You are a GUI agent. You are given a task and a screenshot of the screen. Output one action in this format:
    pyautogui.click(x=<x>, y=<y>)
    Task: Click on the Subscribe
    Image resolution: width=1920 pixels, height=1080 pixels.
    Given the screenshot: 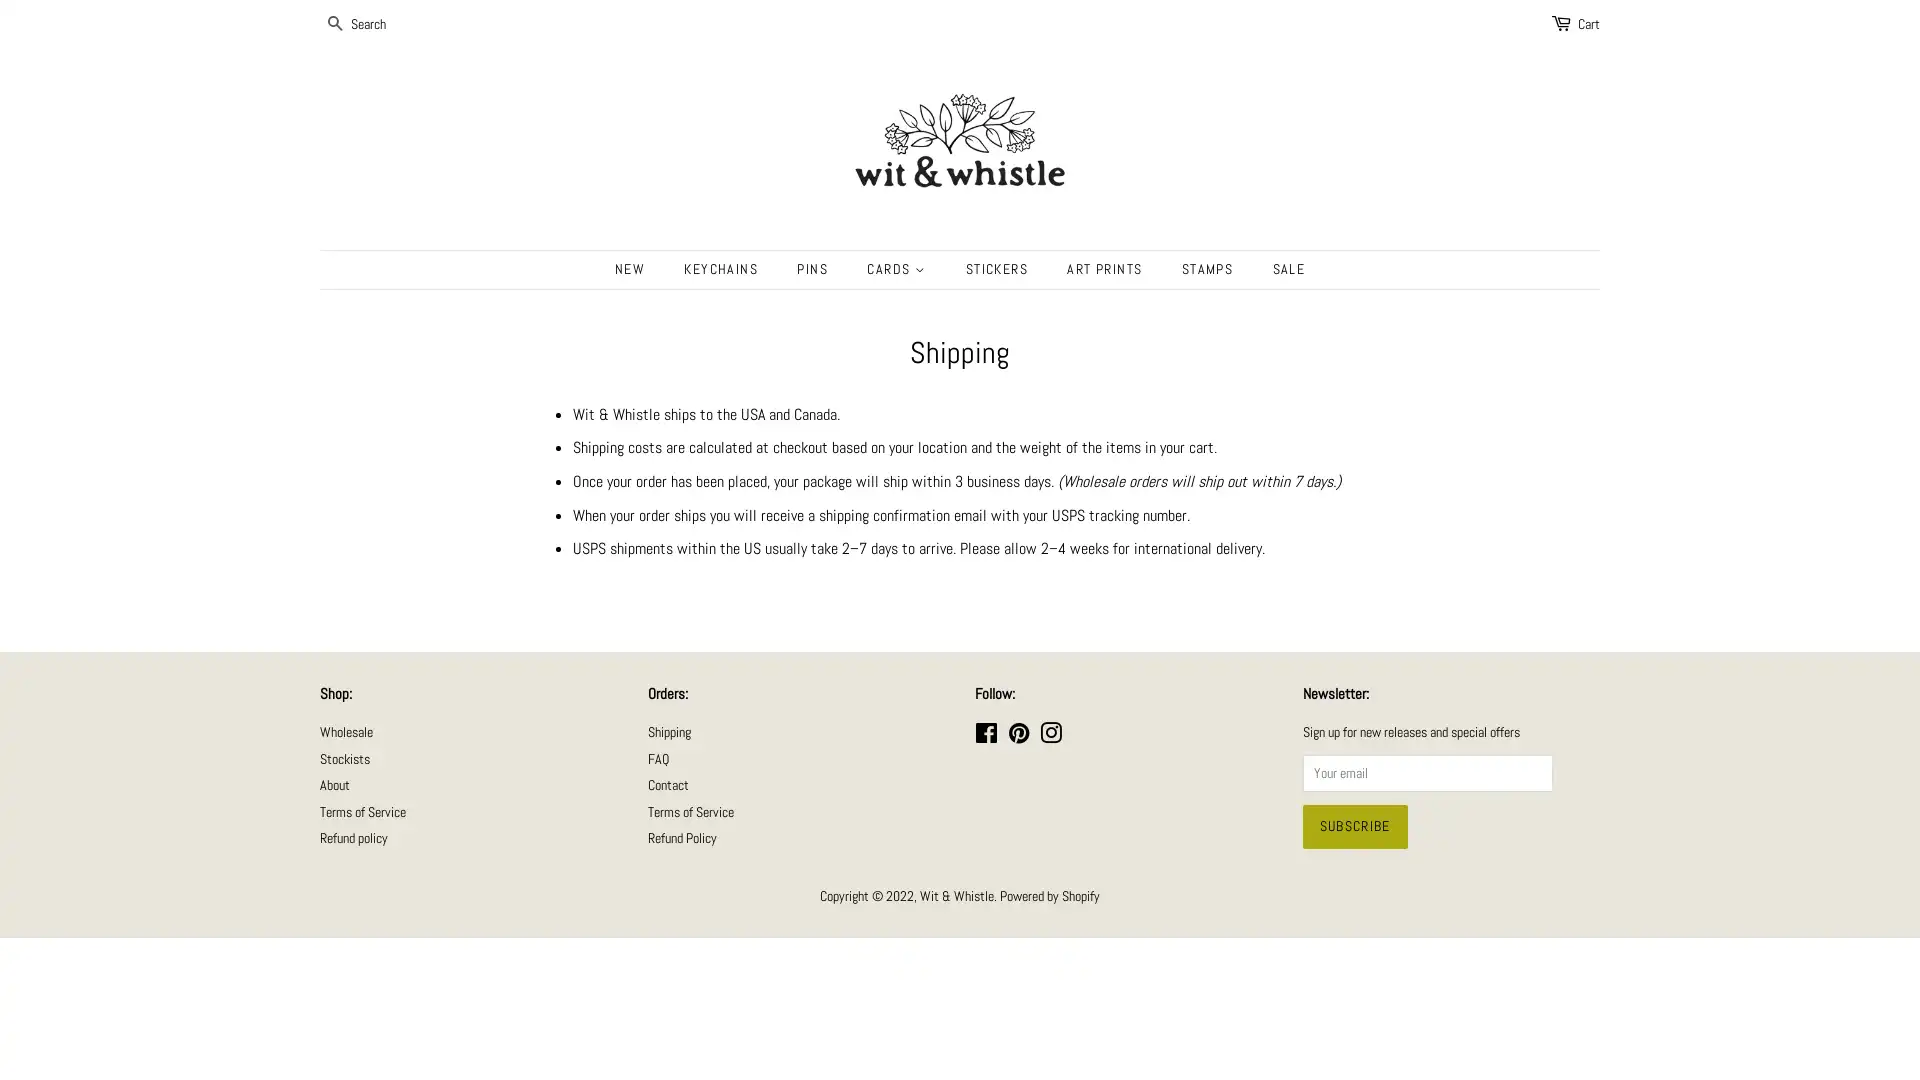 What is the action you would take?
    pyautogui.click(x=1354, y=826)
    